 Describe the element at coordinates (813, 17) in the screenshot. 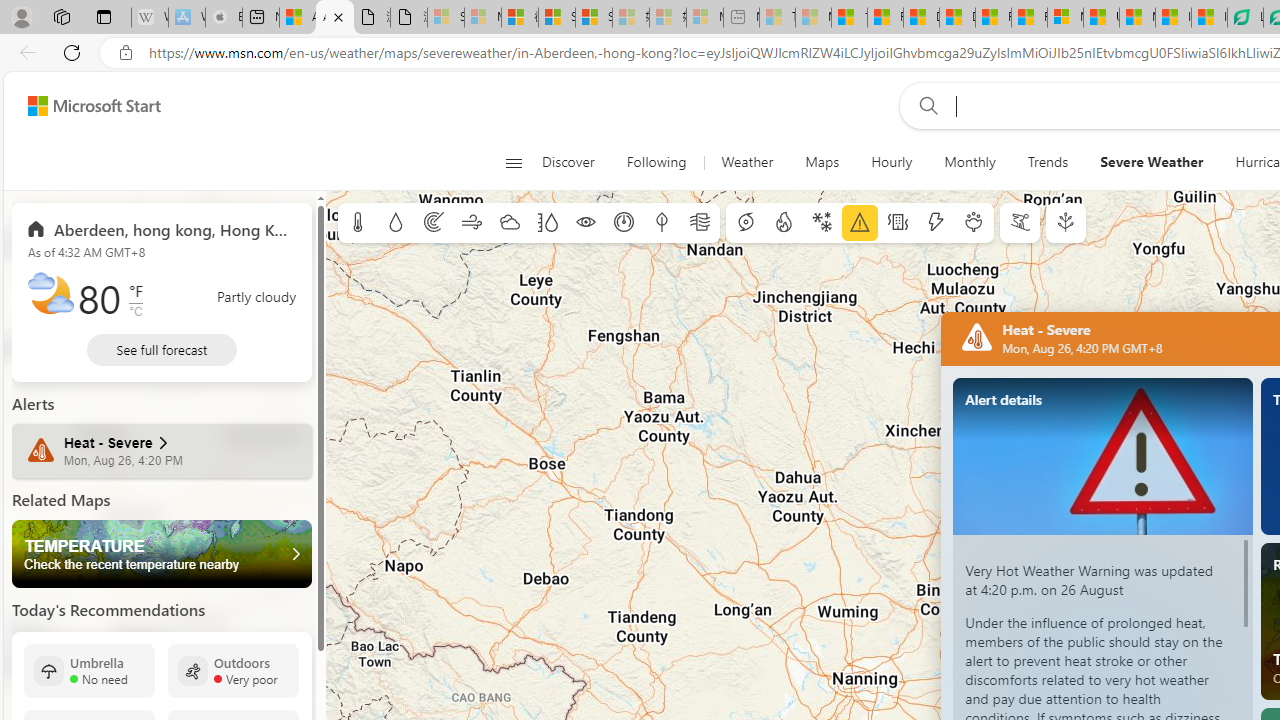

I see `'Marine life - MSN - Sleeping'` at that location.